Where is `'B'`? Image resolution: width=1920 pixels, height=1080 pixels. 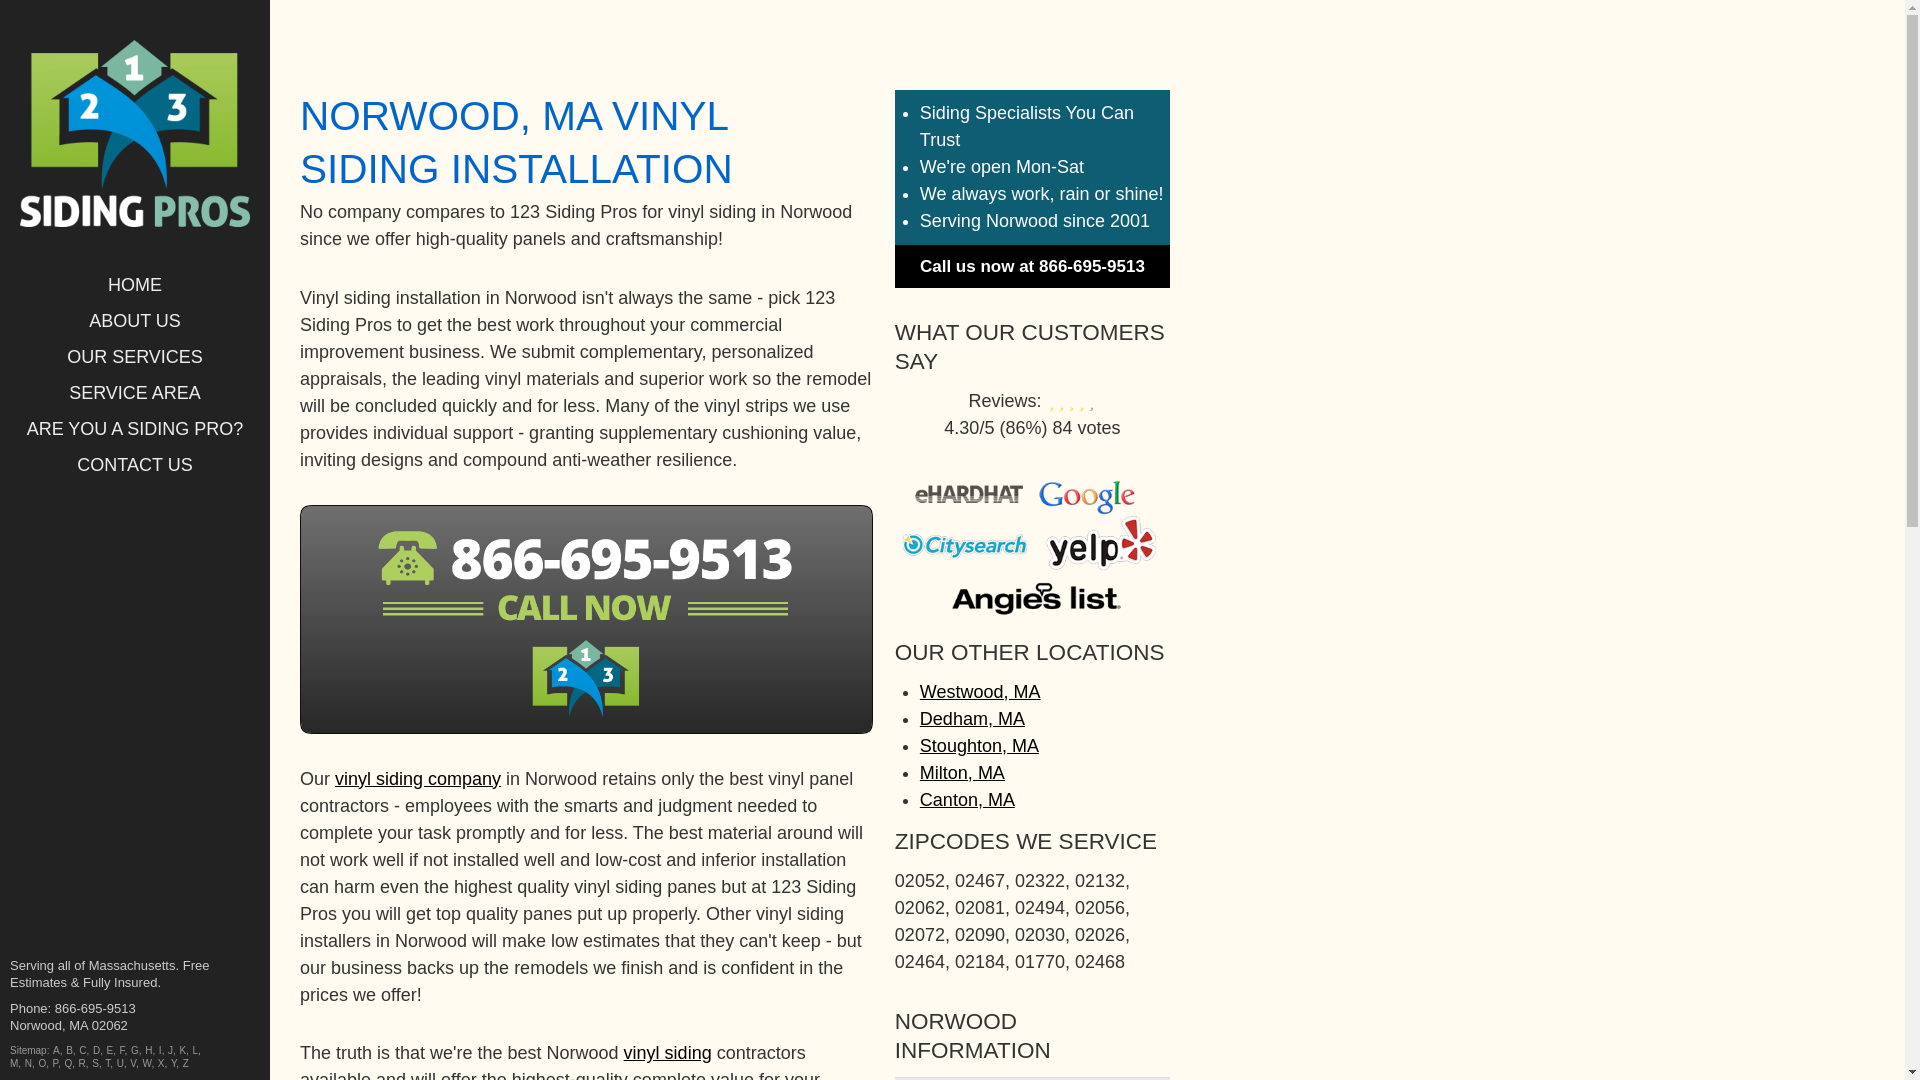 'B' is located at coordinates (69, 1049).